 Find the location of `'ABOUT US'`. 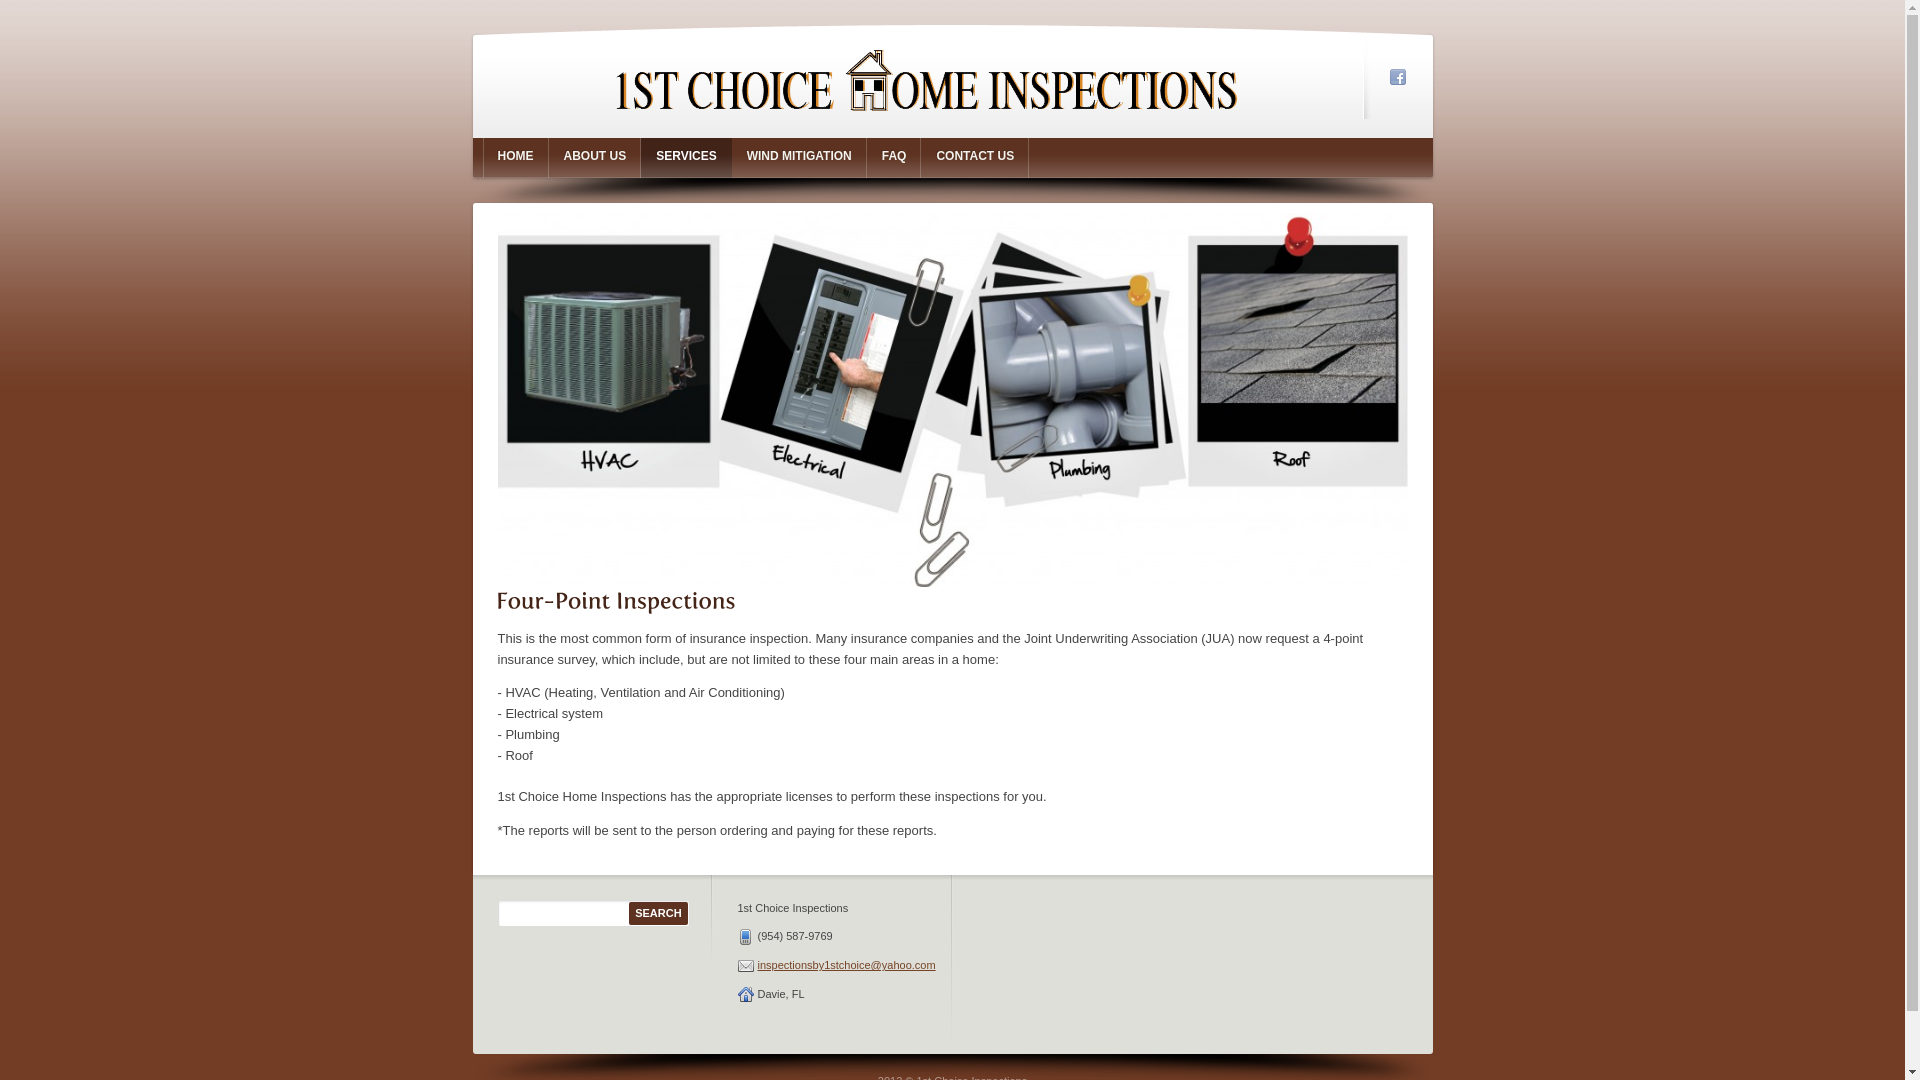

'ABOUT US' is located at coordinates (547, 157).